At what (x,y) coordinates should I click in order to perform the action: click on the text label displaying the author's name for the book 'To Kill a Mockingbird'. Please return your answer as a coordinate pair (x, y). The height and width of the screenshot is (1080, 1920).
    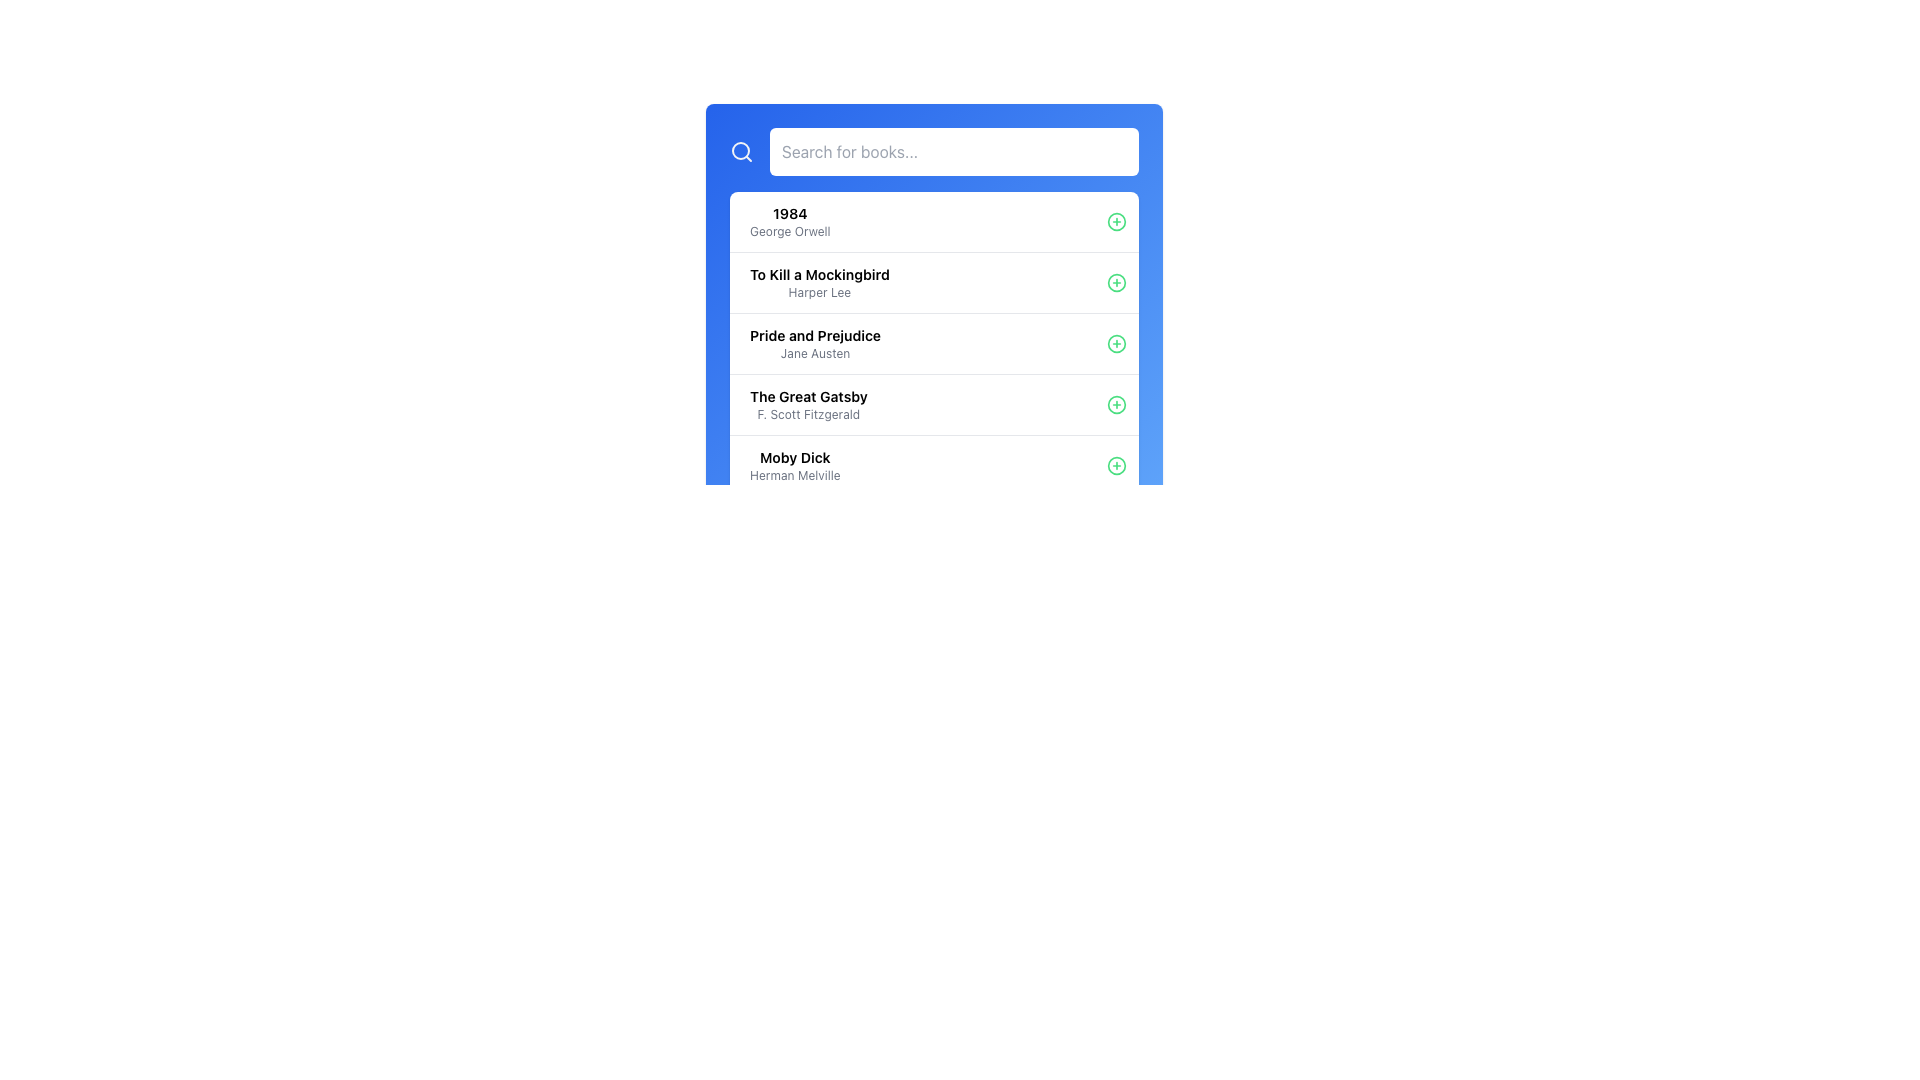
    Looking at the image, I should click on (819, 293).